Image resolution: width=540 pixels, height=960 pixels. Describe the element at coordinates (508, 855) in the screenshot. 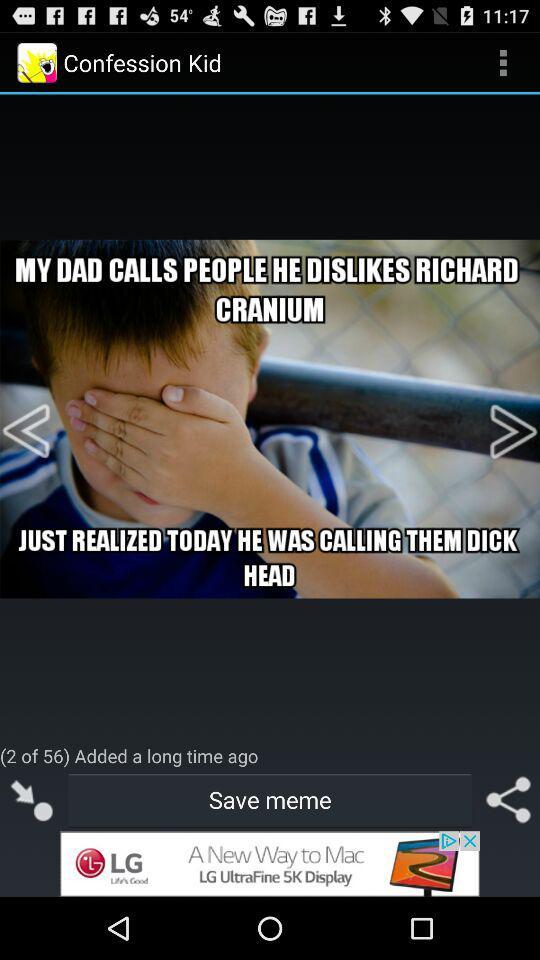

I see `the share icon` at that location.